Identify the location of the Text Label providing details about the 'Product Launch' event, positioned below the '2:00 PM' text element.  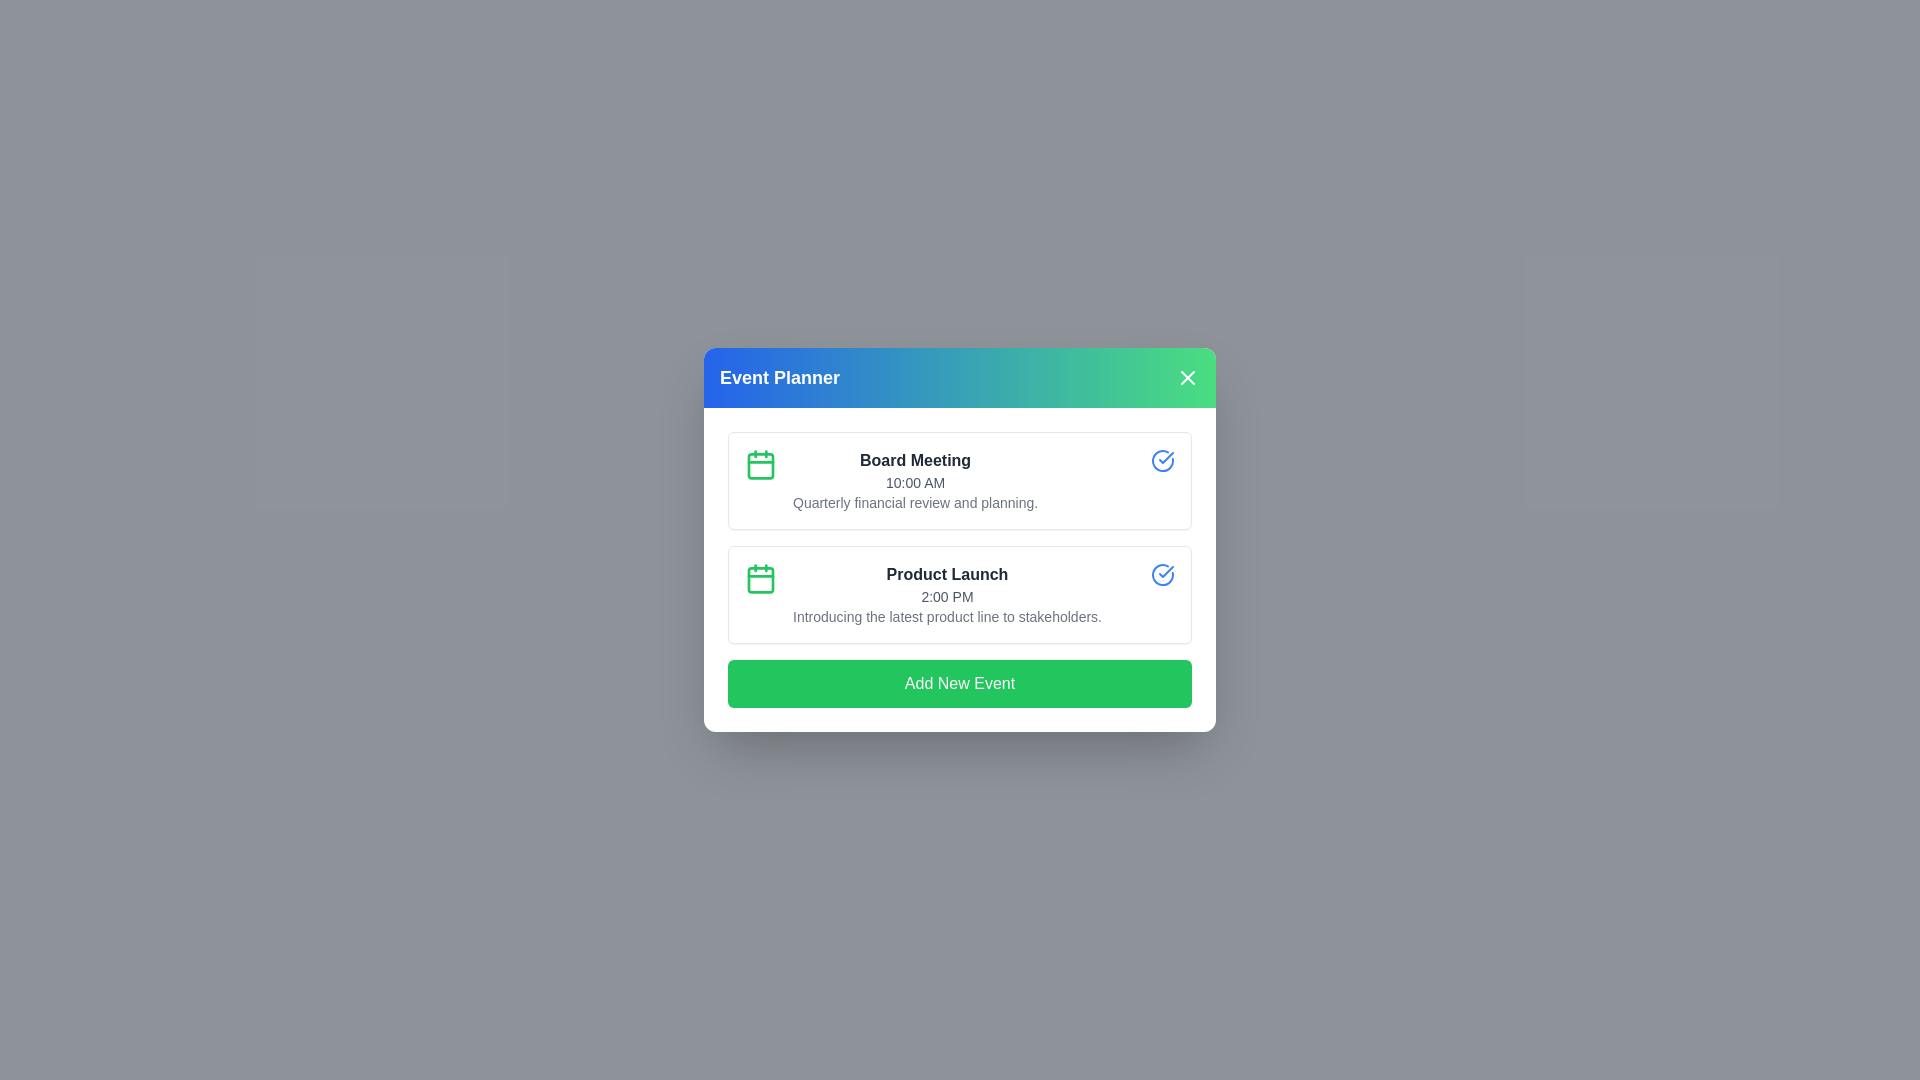
(946, 616).